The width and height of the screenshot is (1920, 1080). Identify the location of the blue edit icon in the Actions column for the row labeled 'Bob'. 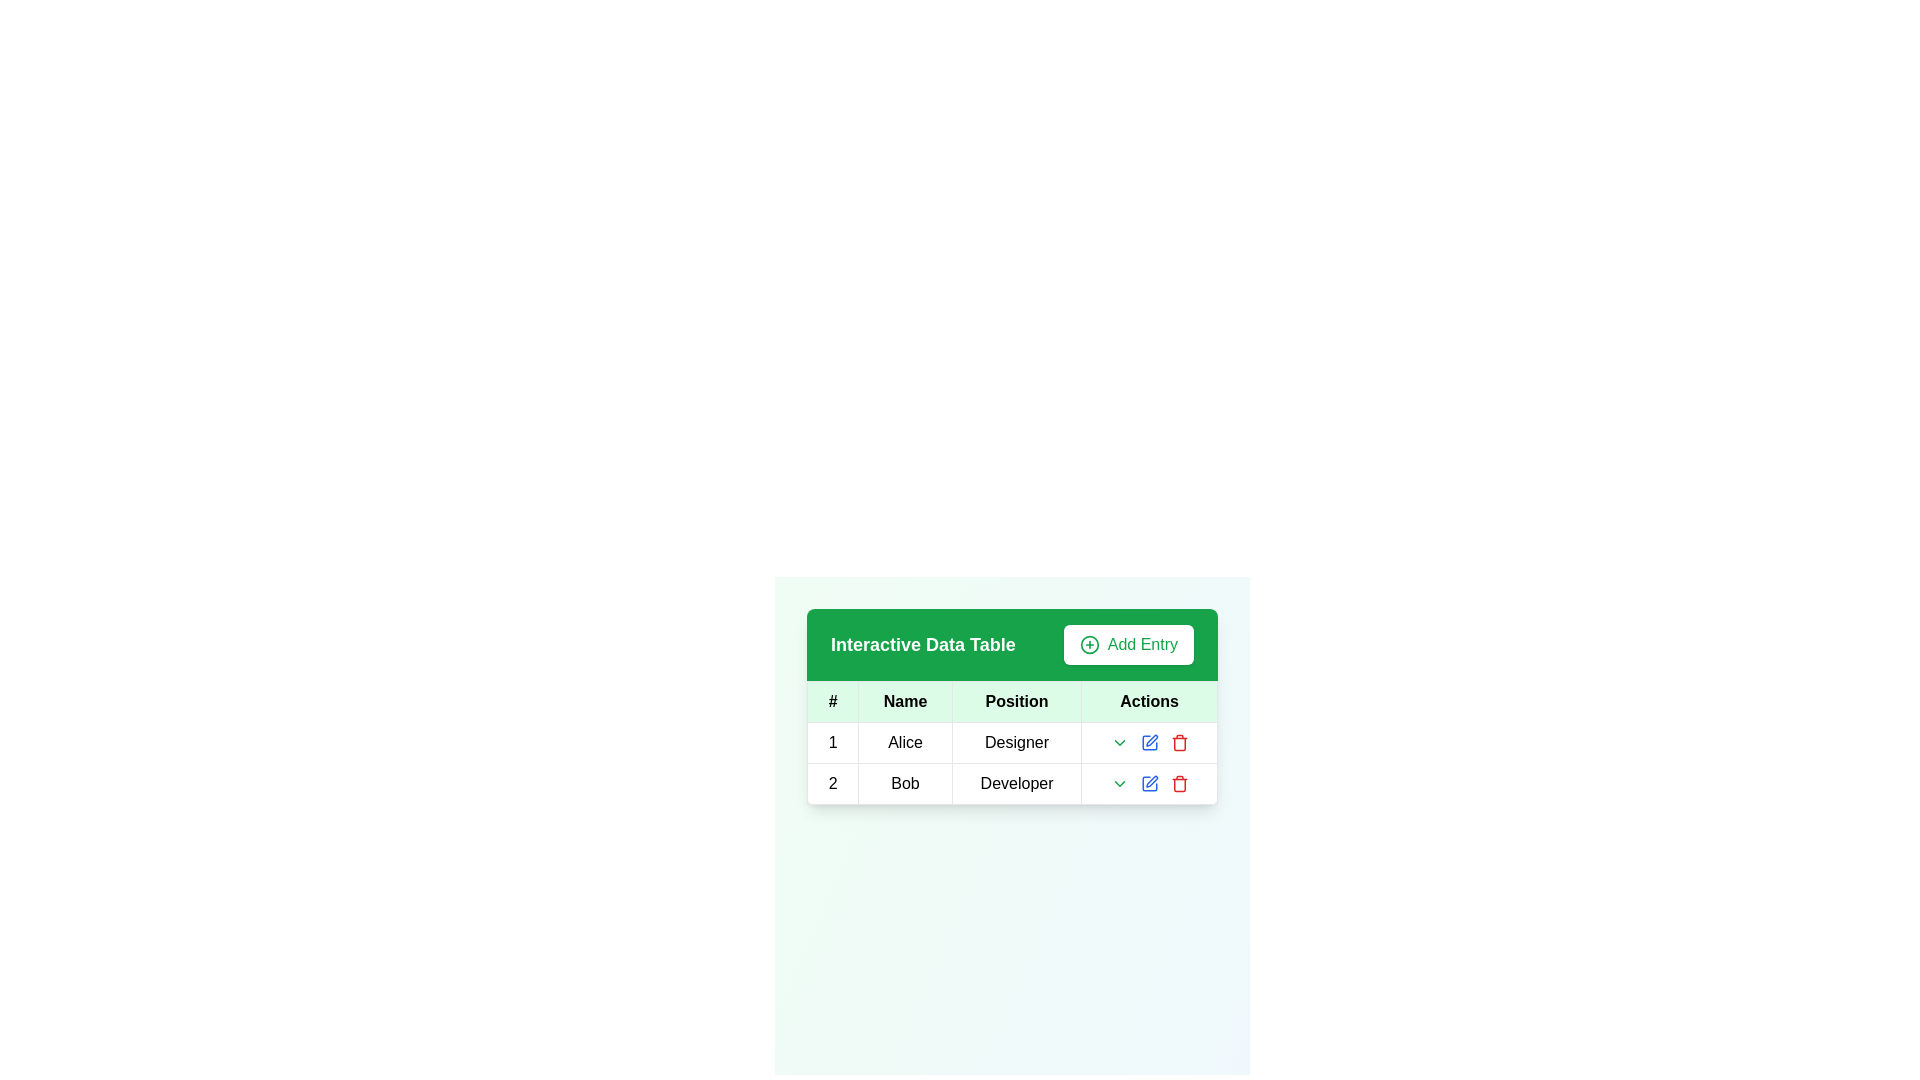
(1149, 782).